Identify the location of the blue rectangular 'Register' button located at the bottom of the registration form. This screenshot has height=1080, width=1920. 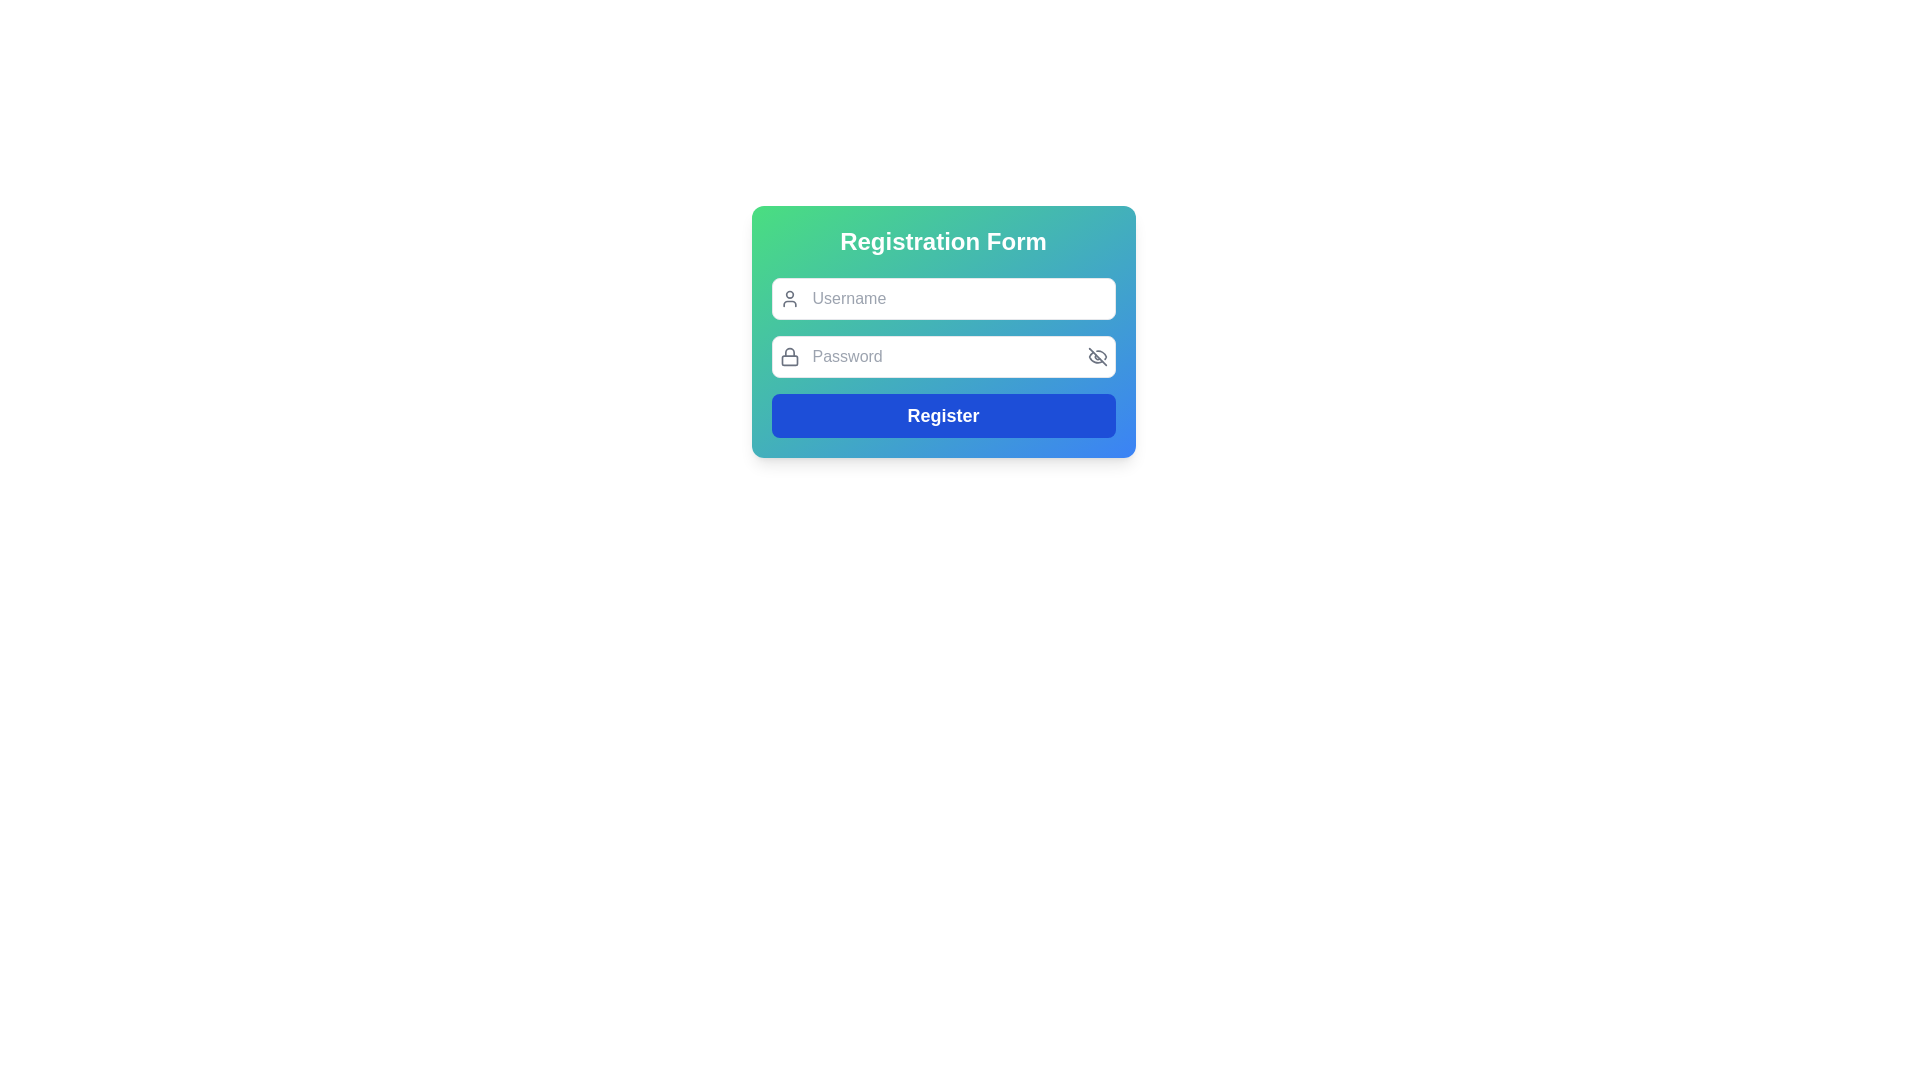
(942, 415).